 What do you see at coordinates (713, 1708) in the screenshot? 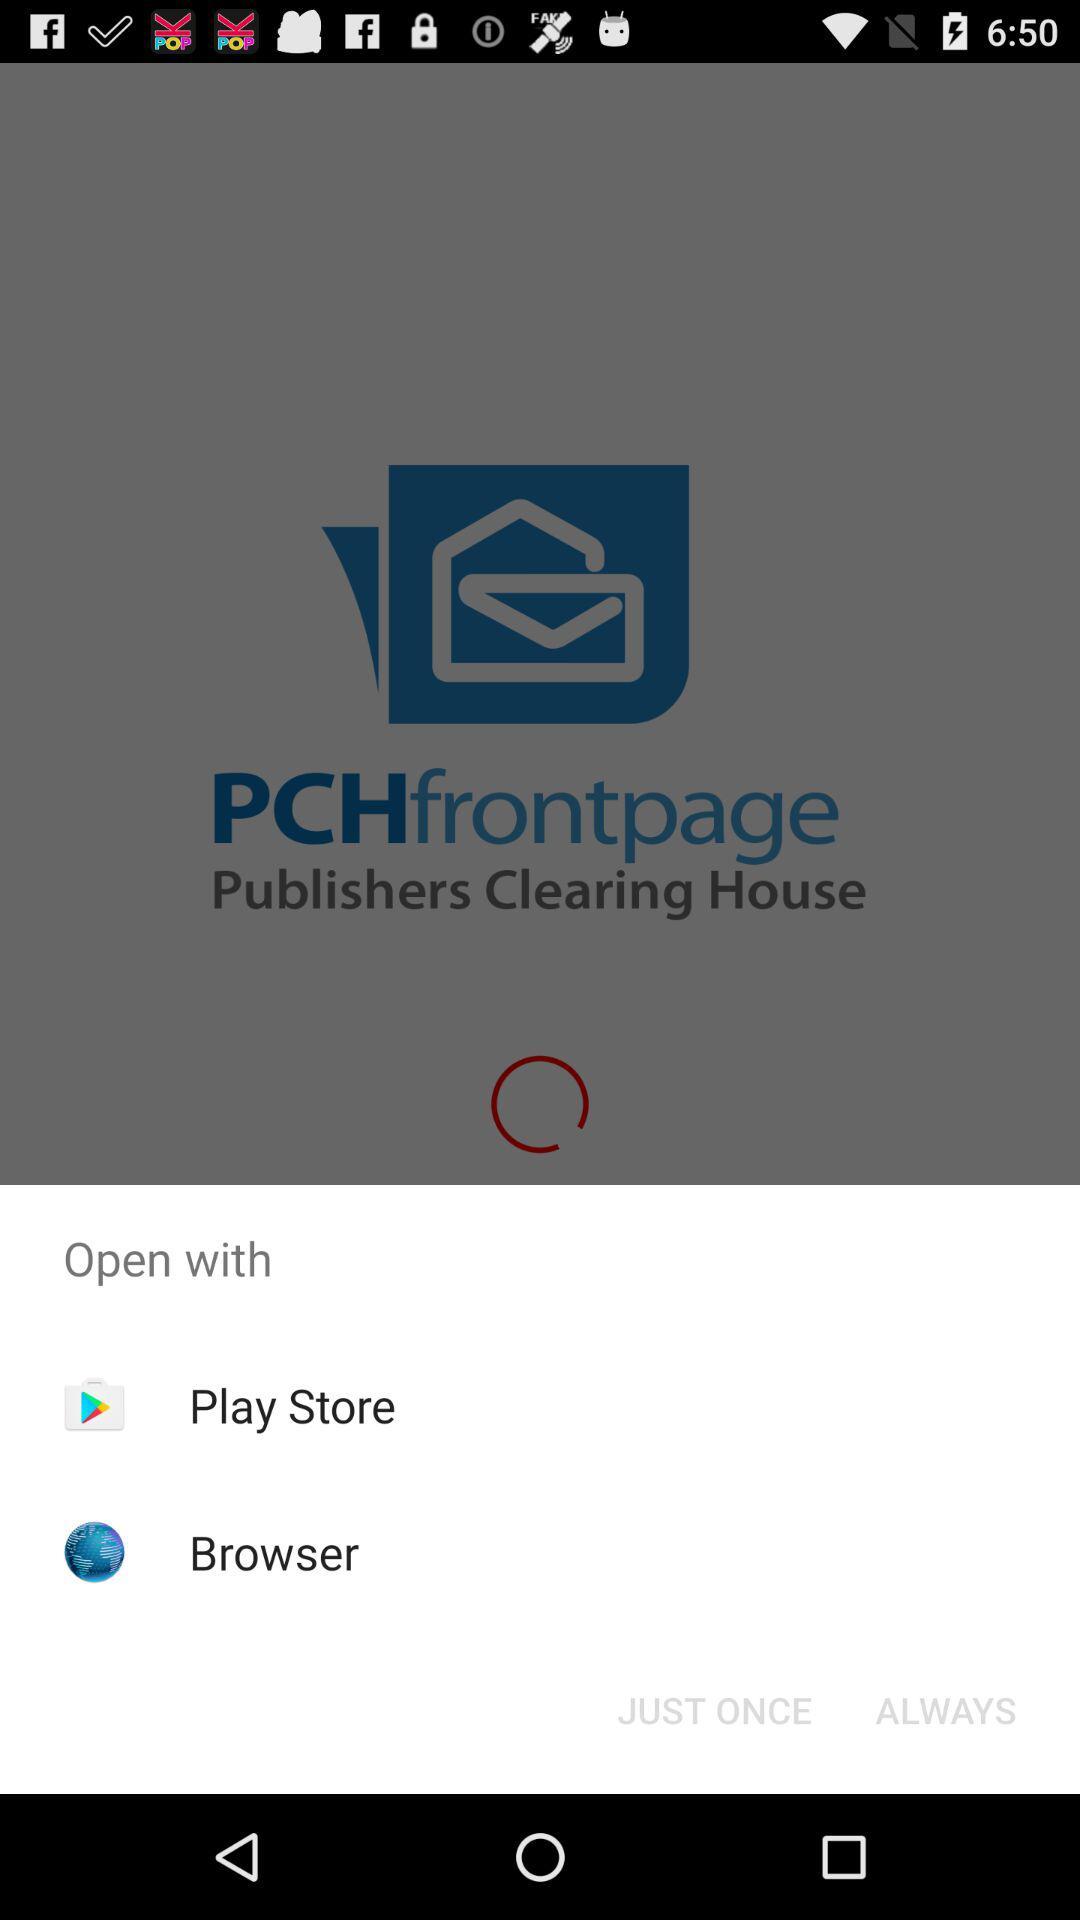
I see `icon to the left of the always` at bounding box center [713, 1708].